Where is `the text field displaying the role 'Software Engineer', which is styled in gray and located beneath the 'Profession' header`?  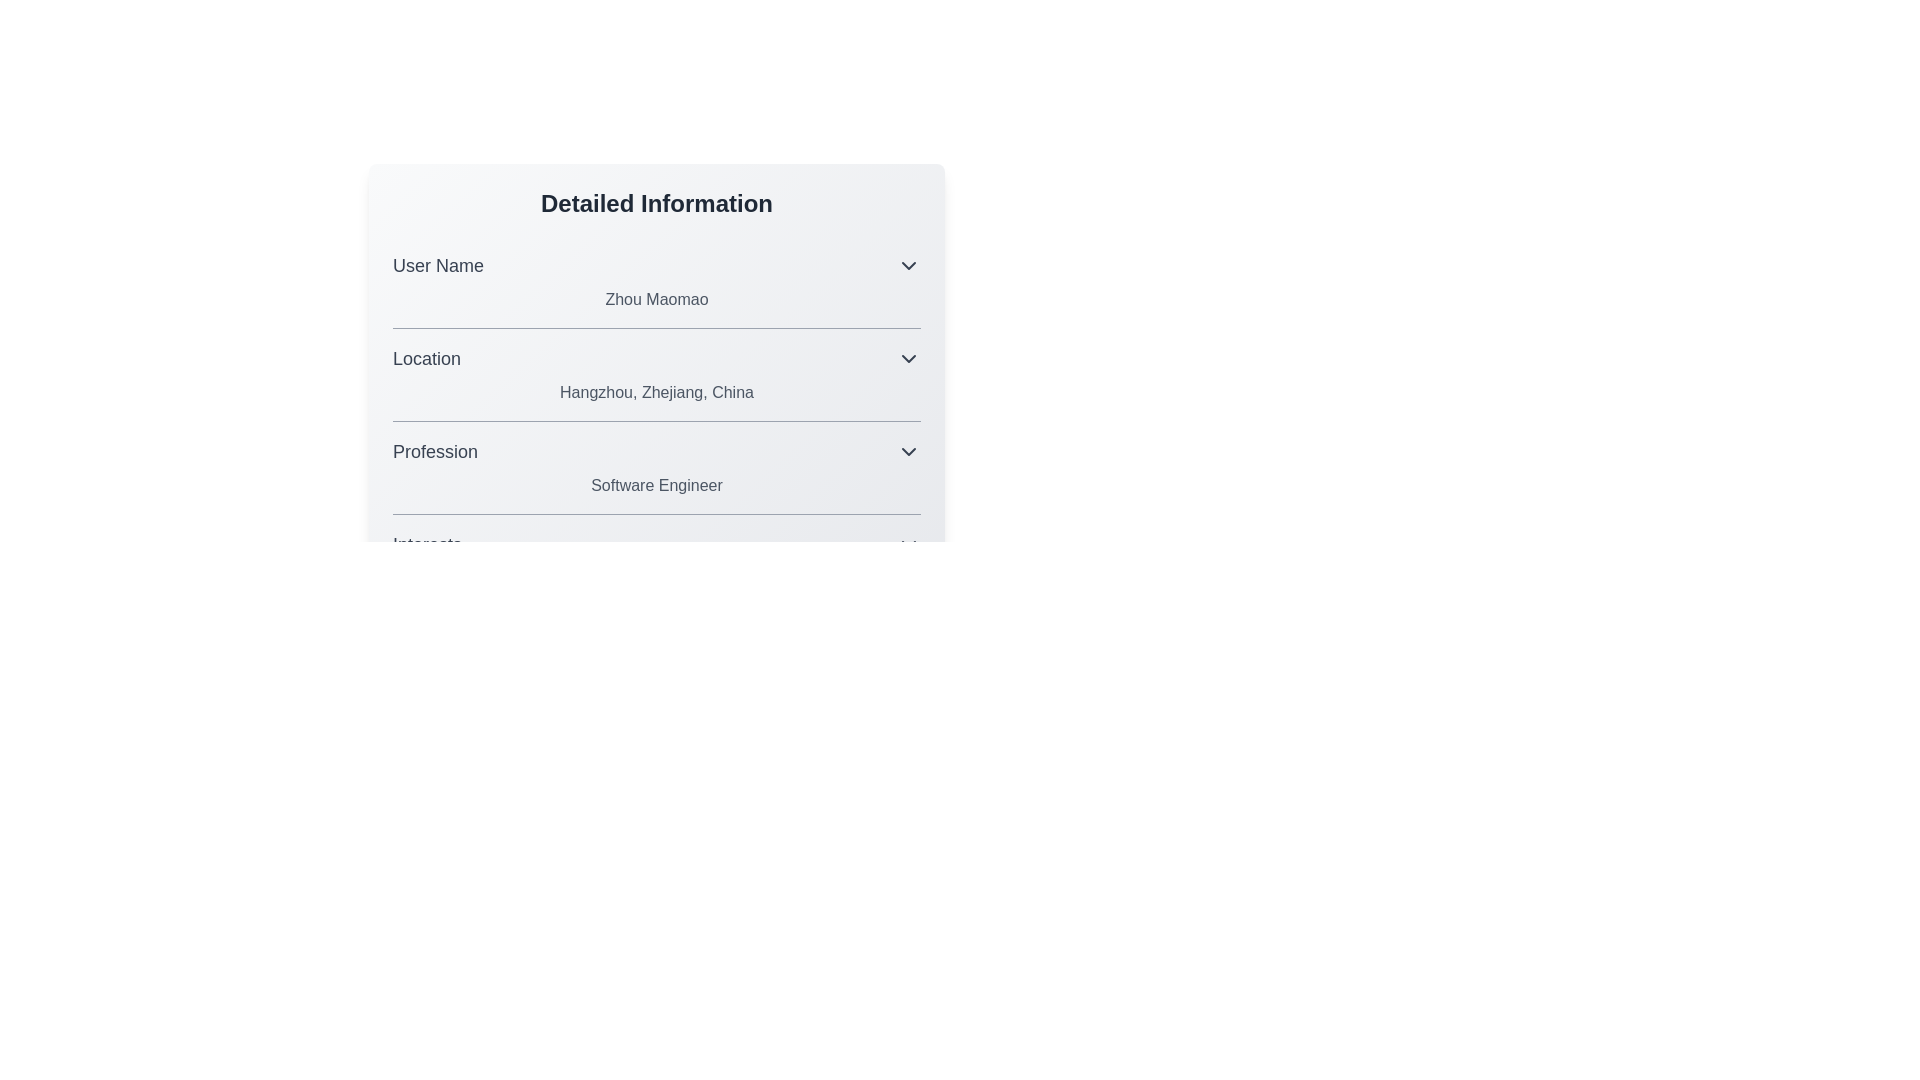
the text field displaying the role 'Software Engineer', which is styled in gray and located beneath the 'Profession' header is located at coordinates (657, 486).